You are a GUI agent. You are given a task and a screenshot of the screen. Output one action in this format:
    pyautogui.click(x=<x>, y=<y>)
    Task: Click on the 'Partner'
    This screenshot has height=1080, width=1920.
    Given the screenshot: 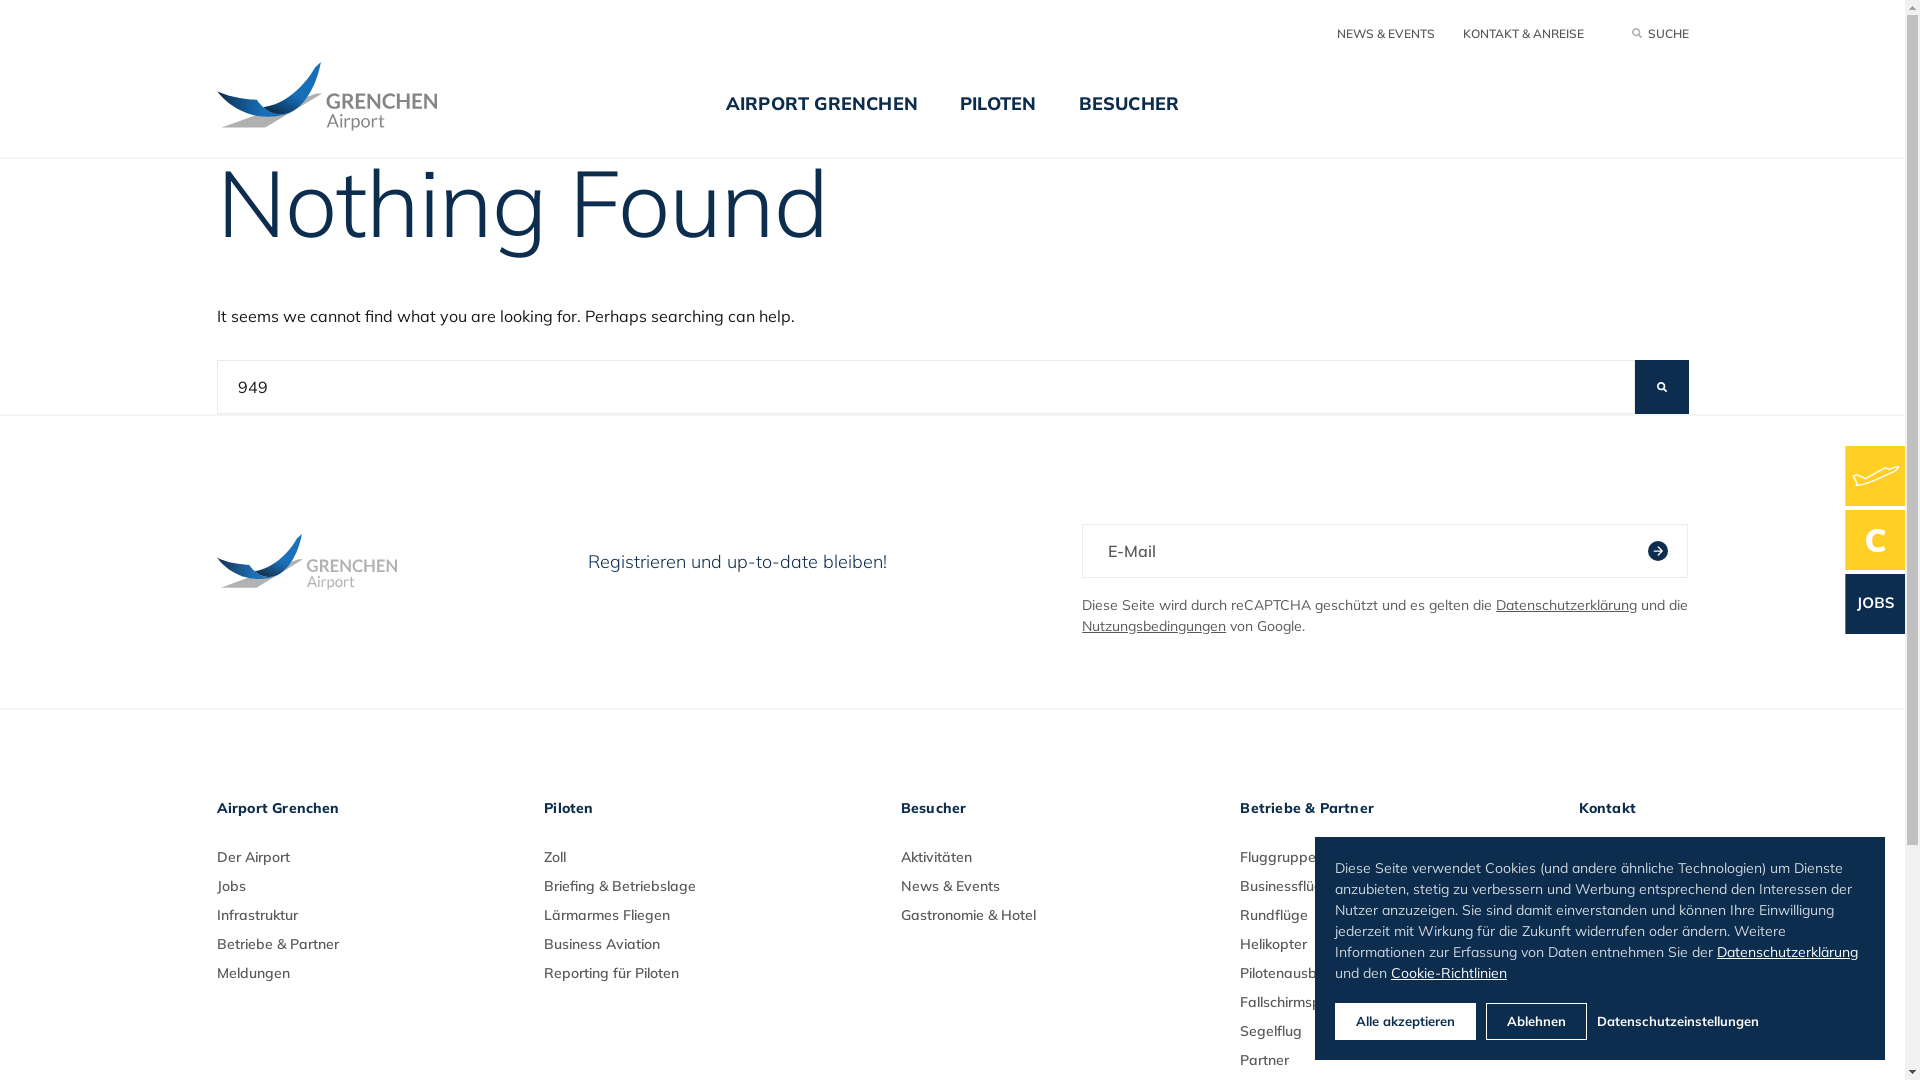 What is the action you would take?
    pyautogui.click(x=1238, y=1059)
    